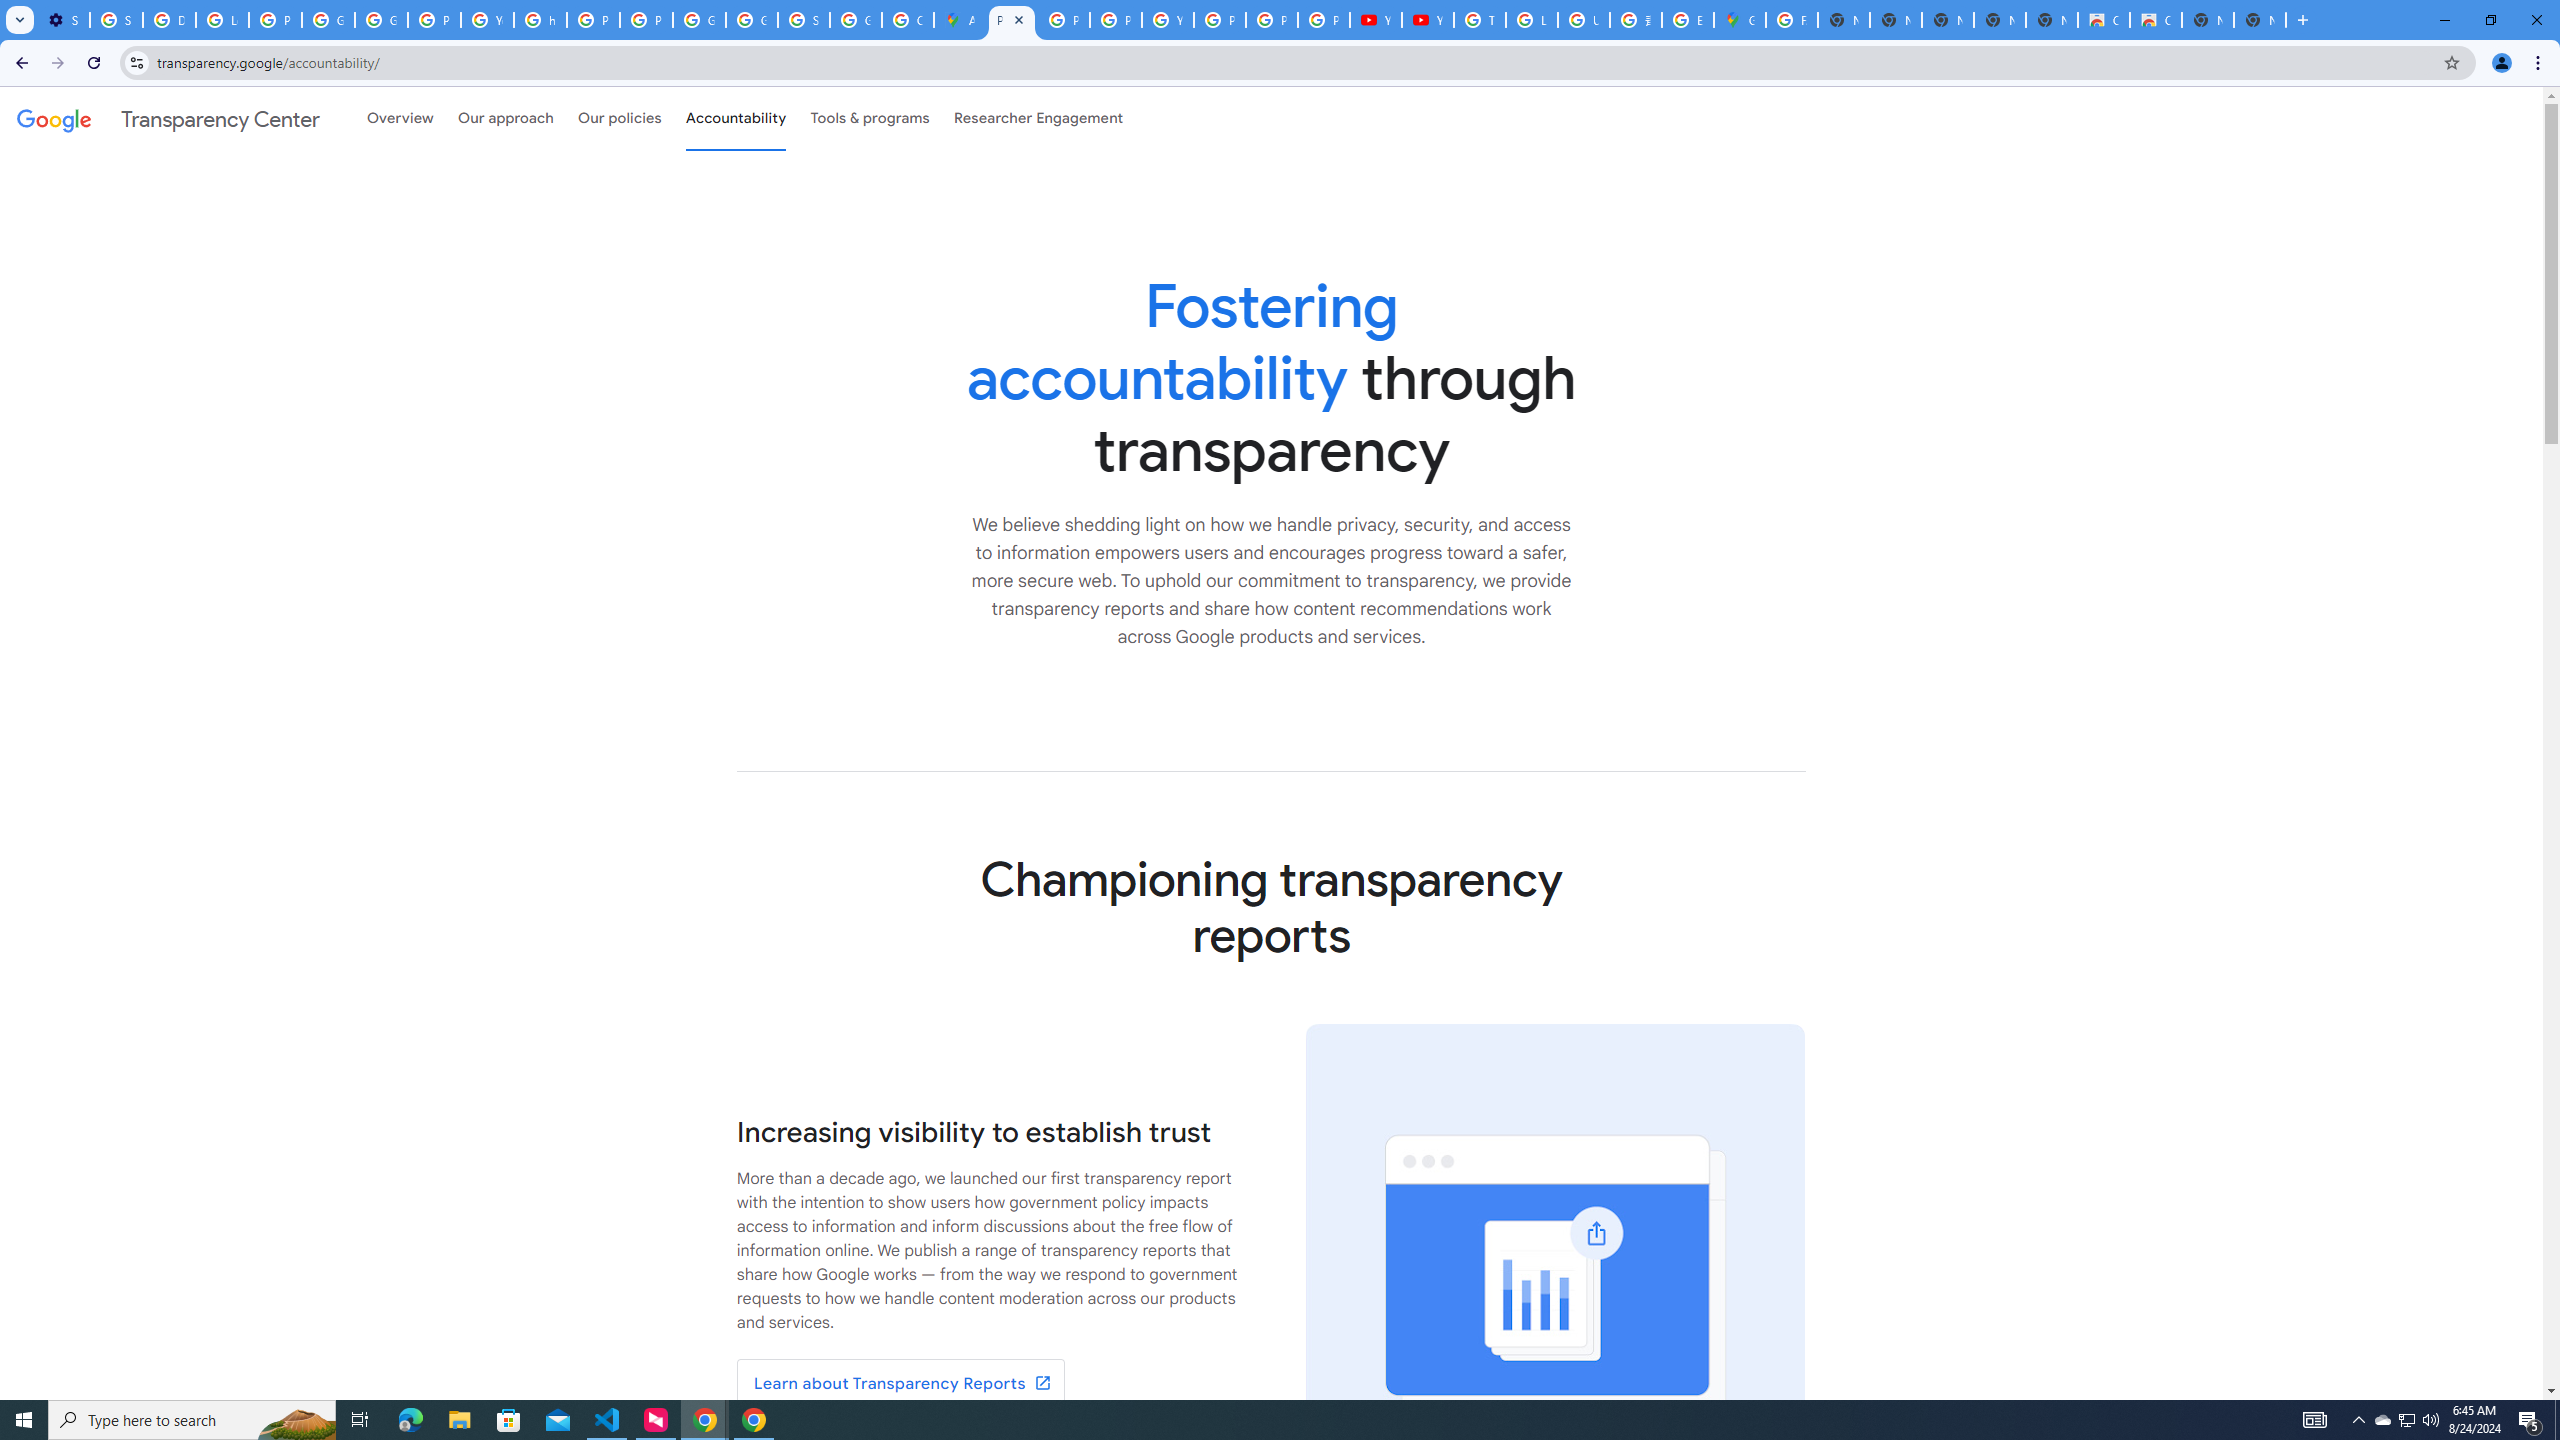 The image size is (2560, 1440). I want to click on 'Google Maps', so click(1738, 19).